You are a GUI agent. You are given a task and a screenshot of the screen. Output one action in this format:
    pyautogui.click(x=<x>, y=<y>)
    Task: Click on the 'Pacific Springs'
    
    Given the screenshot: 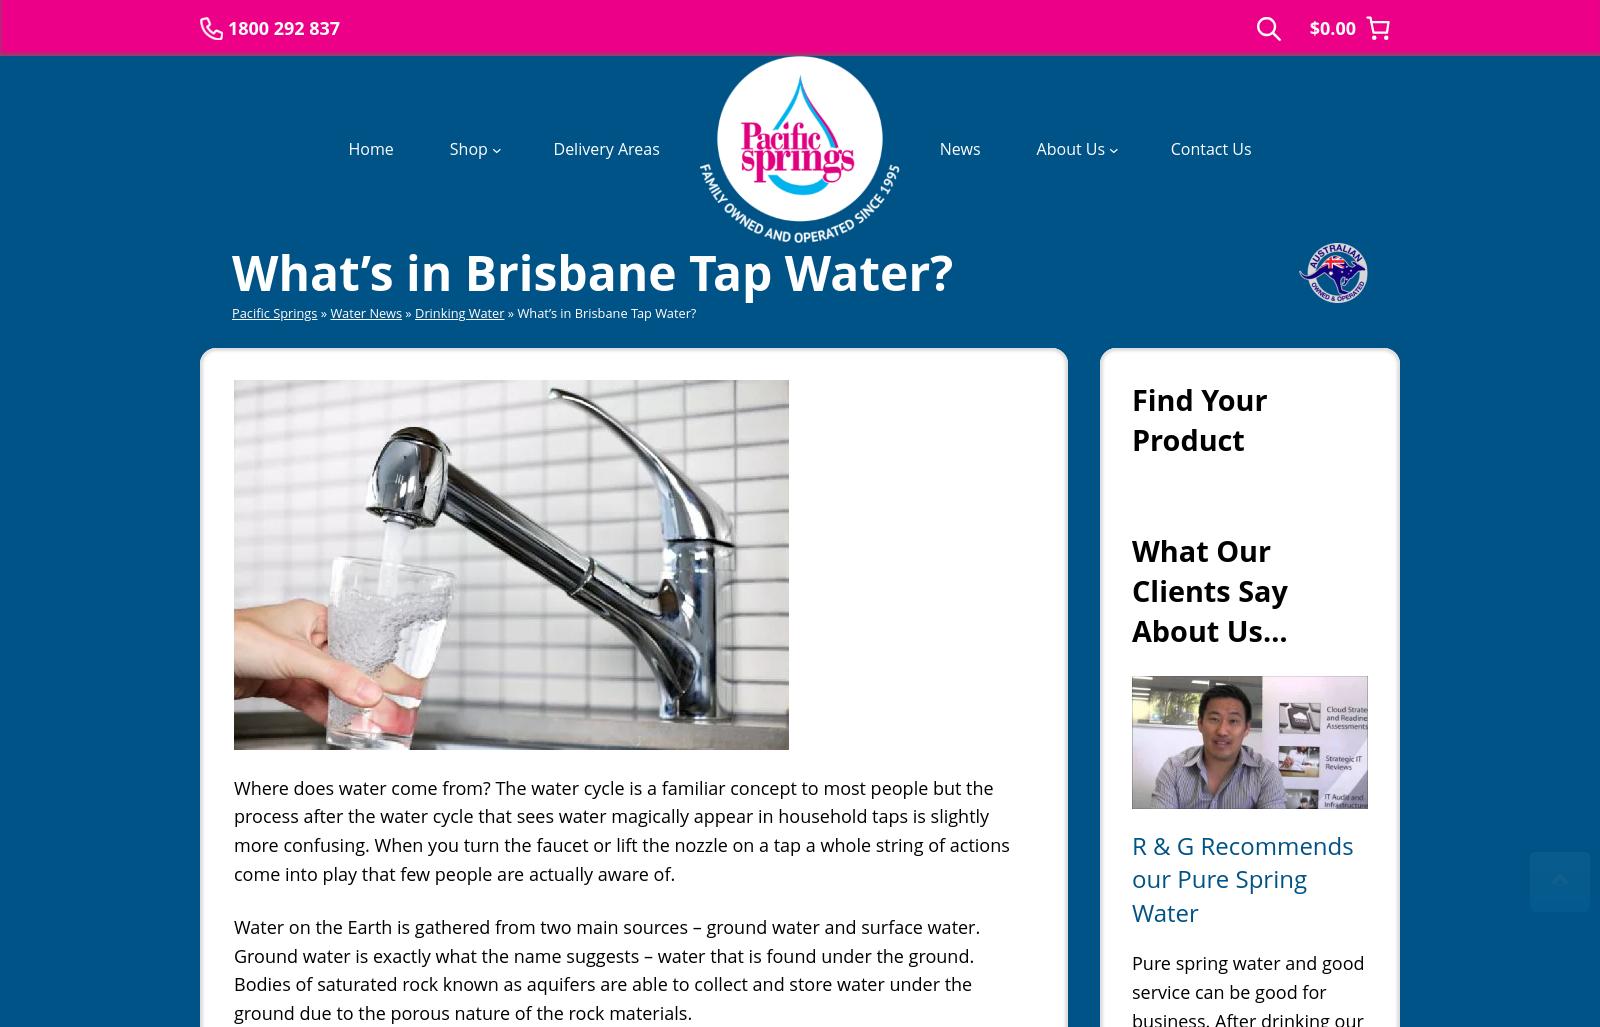 What is the action you would take?
    pyautogui.click(x=274, y=312)
    